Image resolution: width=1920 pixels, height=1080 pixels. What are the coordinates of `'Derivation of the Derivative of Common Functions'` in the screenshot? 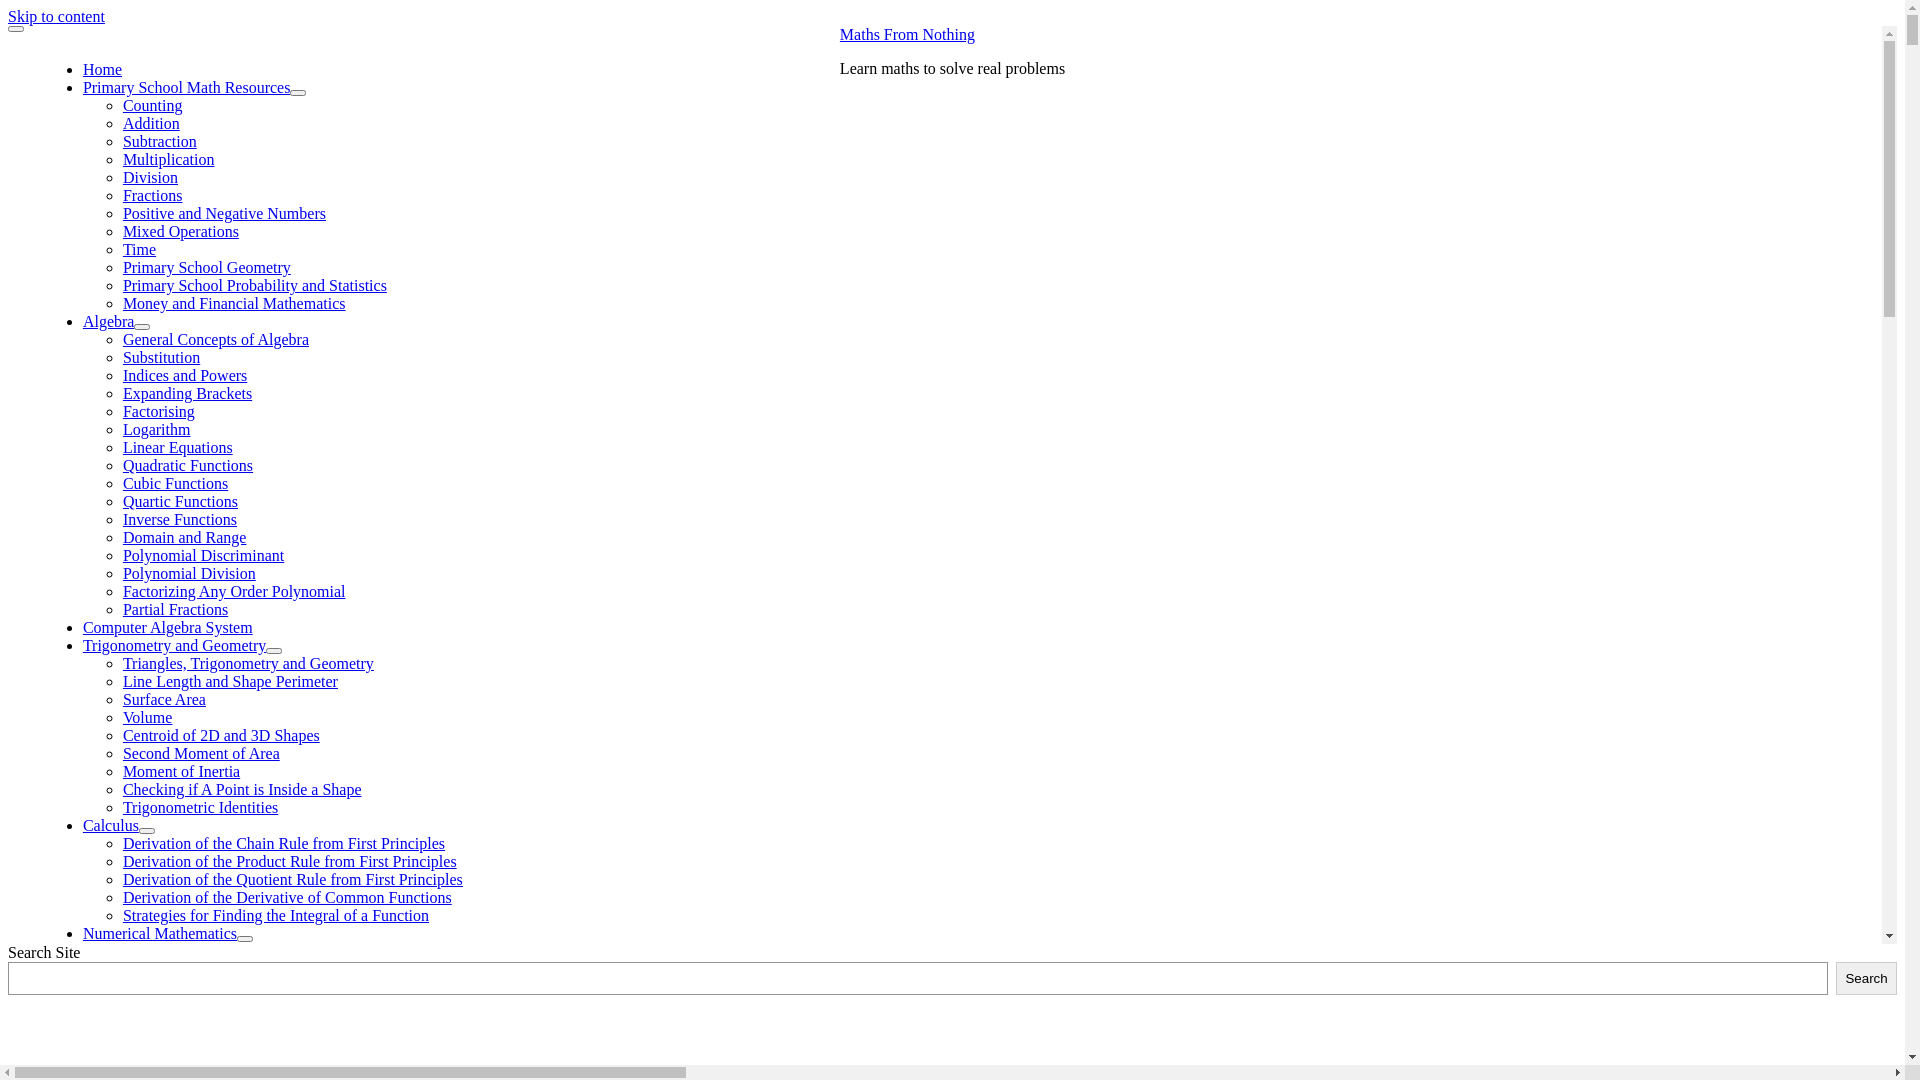 It's located at (286, 896).